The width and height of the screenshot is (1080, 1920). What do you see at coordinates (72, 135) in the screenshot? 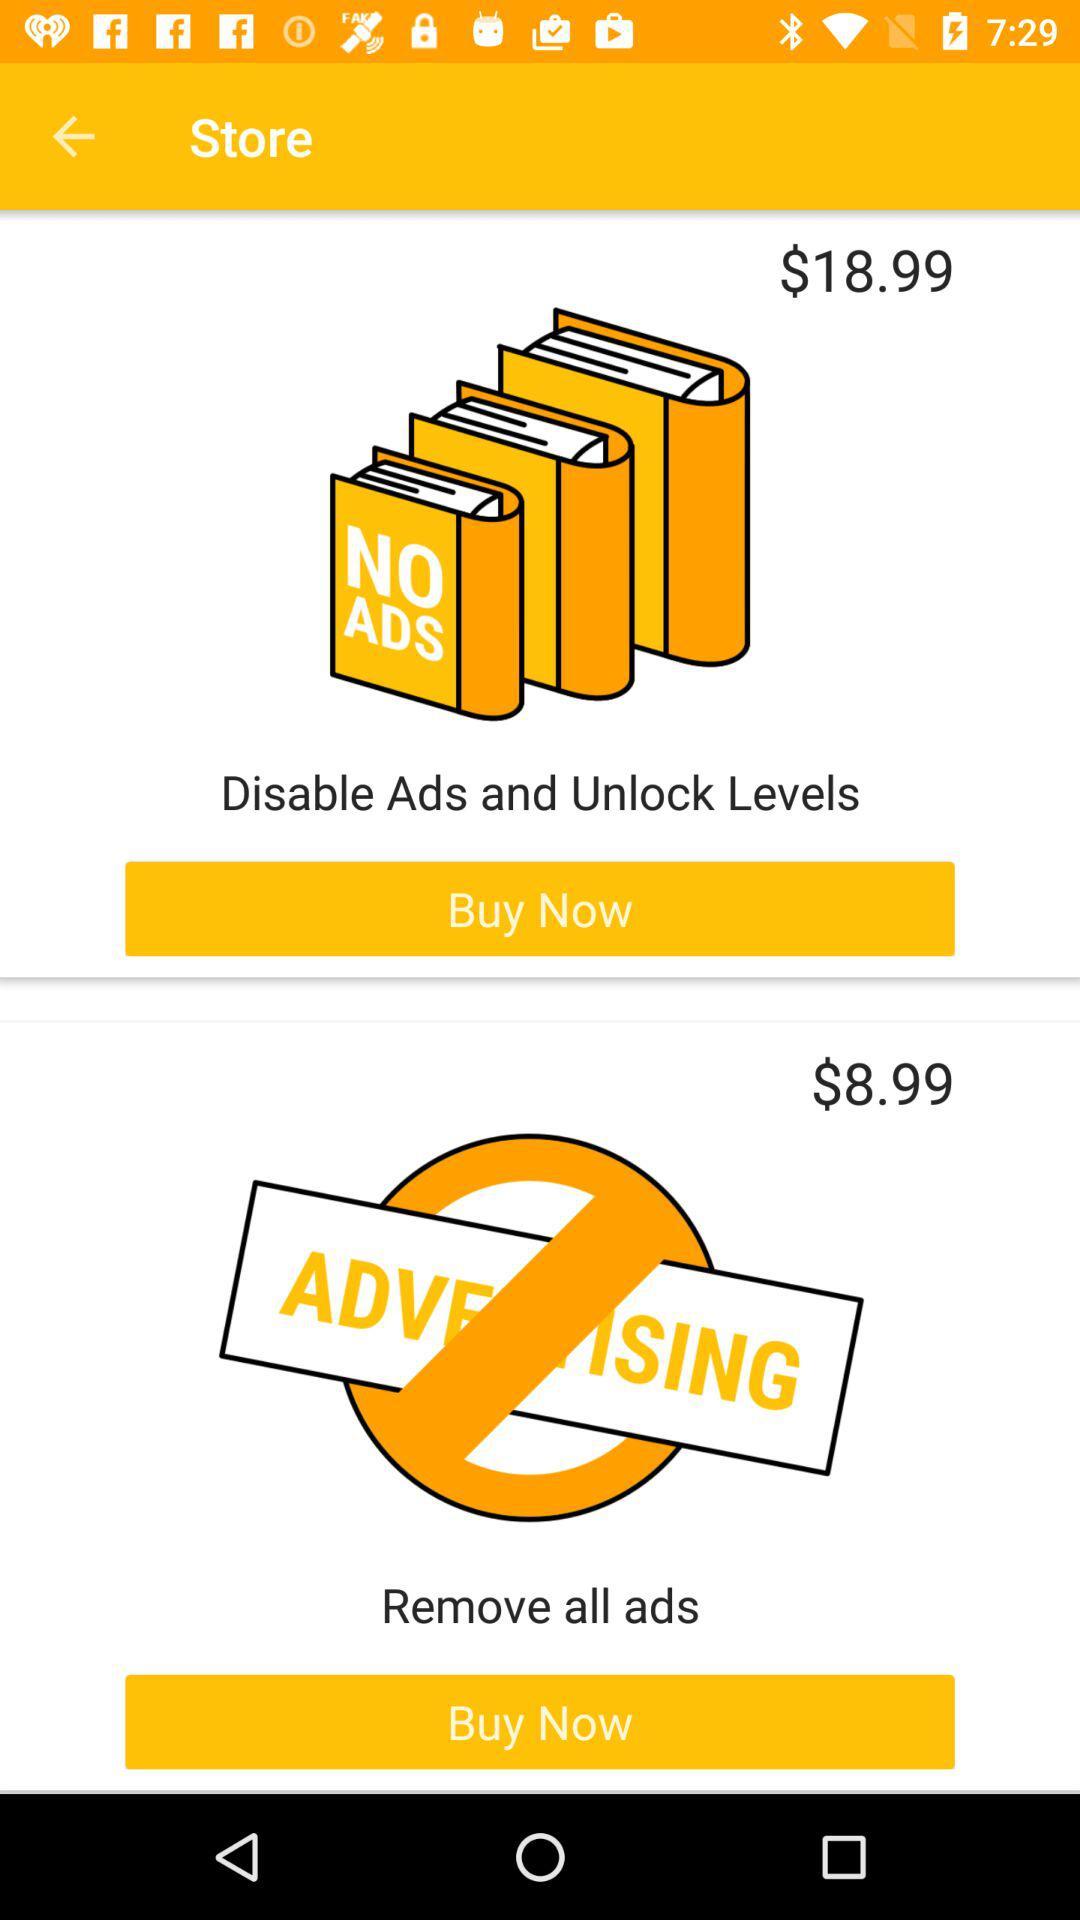
I see `the item next to the store icon` at bounding box center [72, 135].